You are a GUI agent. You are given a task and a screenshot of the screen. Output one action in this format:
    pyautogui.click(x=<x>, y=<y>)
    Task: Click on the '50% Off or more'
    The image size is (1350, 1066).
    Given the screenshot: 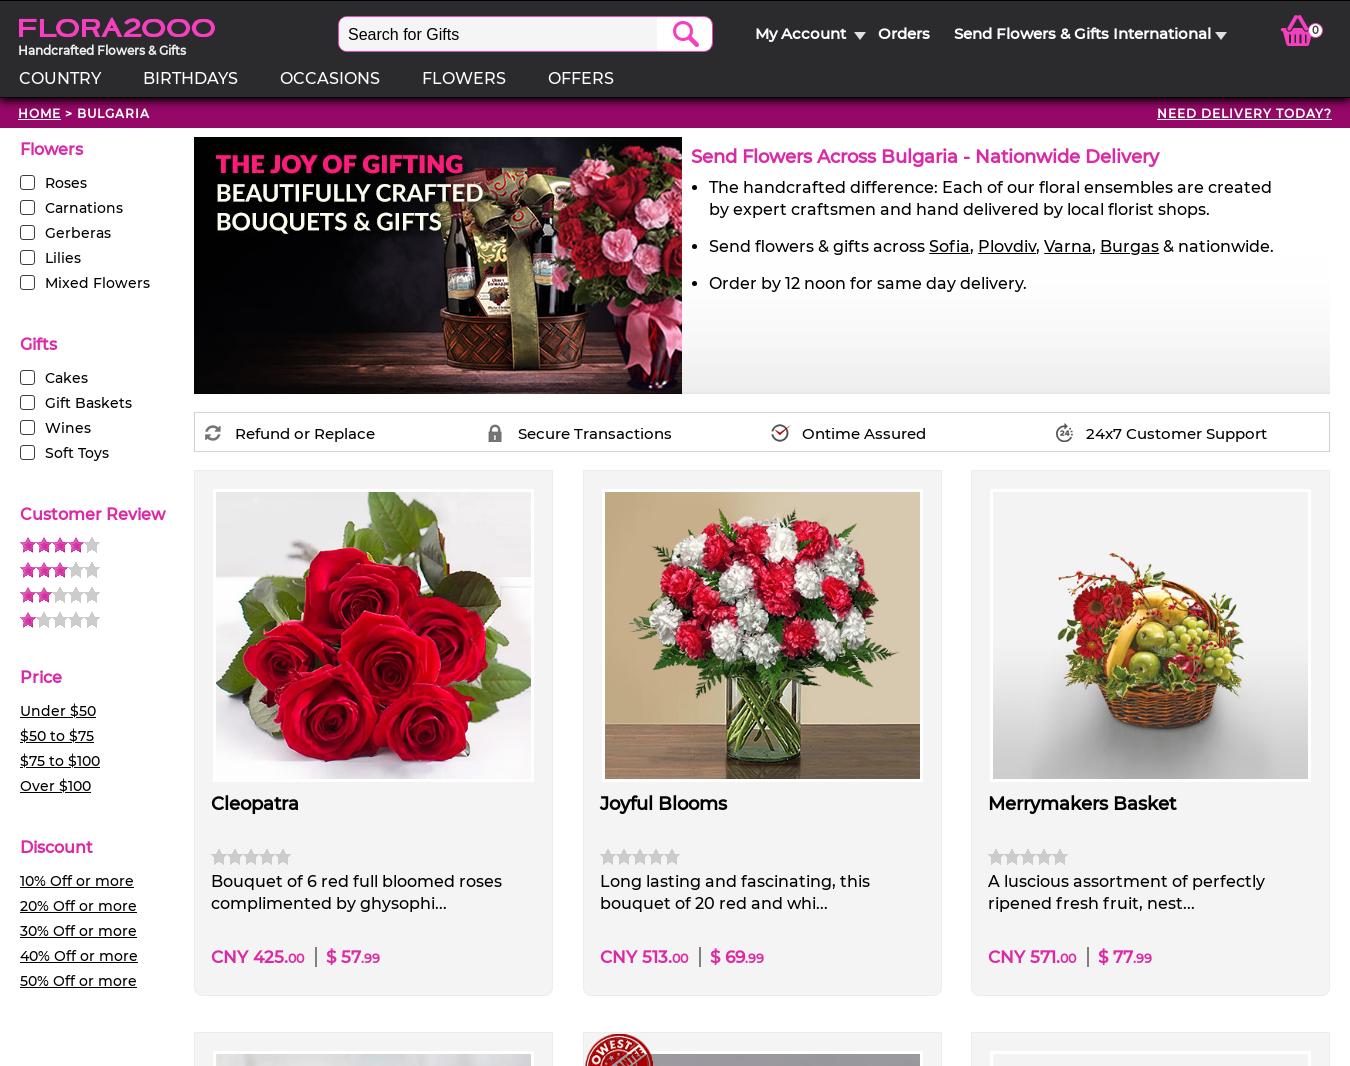 What is the action you would take?
    pyautogui.click(x=77, y=981)
    